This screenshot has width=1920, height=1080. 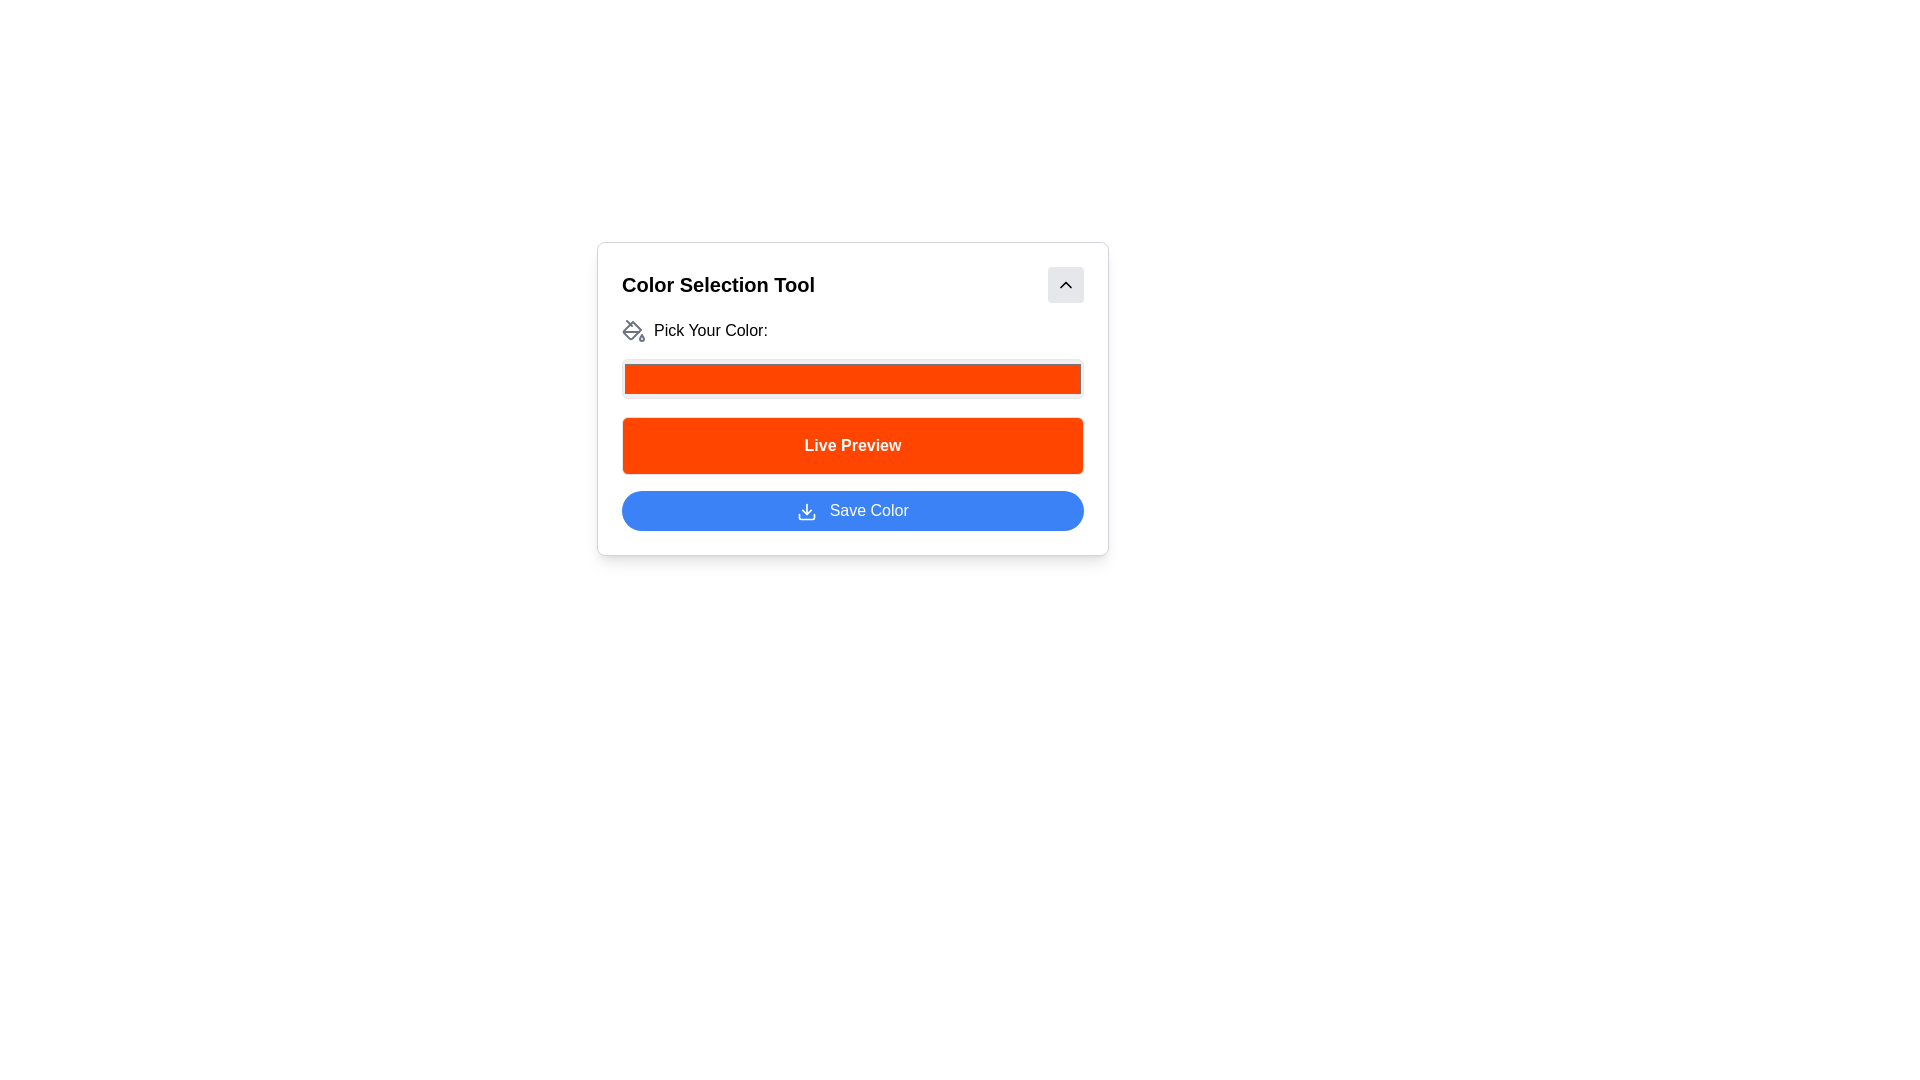 What do you see at coordinates (718, 285) in the screenshot?
I see `text from the Text Label, which serves as a title or heading for the panel below it, positioned prominently to the left of a small button and an icon` at bounding box center [718, 285].